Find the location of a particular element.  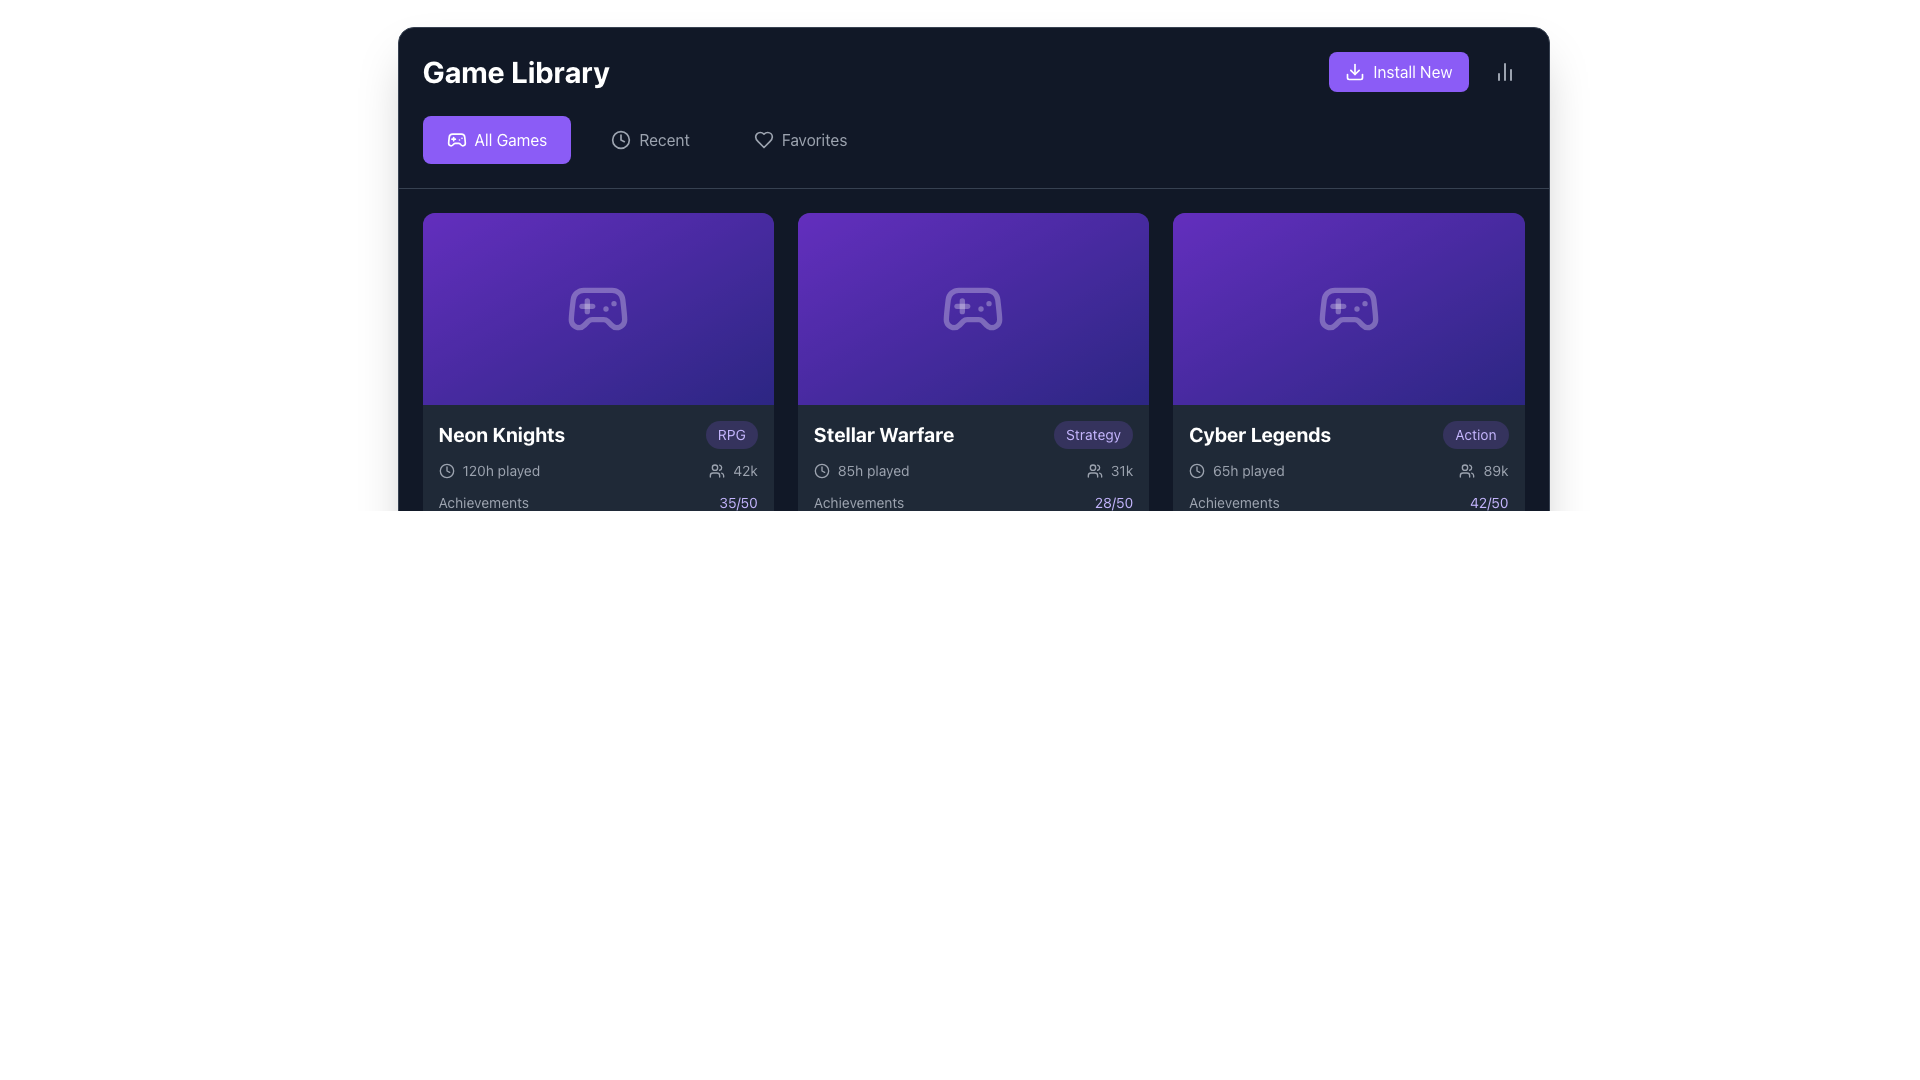

the text display component showing the user's achievements progress in the 'Stellar Warfare' game, located in the 'Achievements' section of the second card is located at coordinates (1112, 501).